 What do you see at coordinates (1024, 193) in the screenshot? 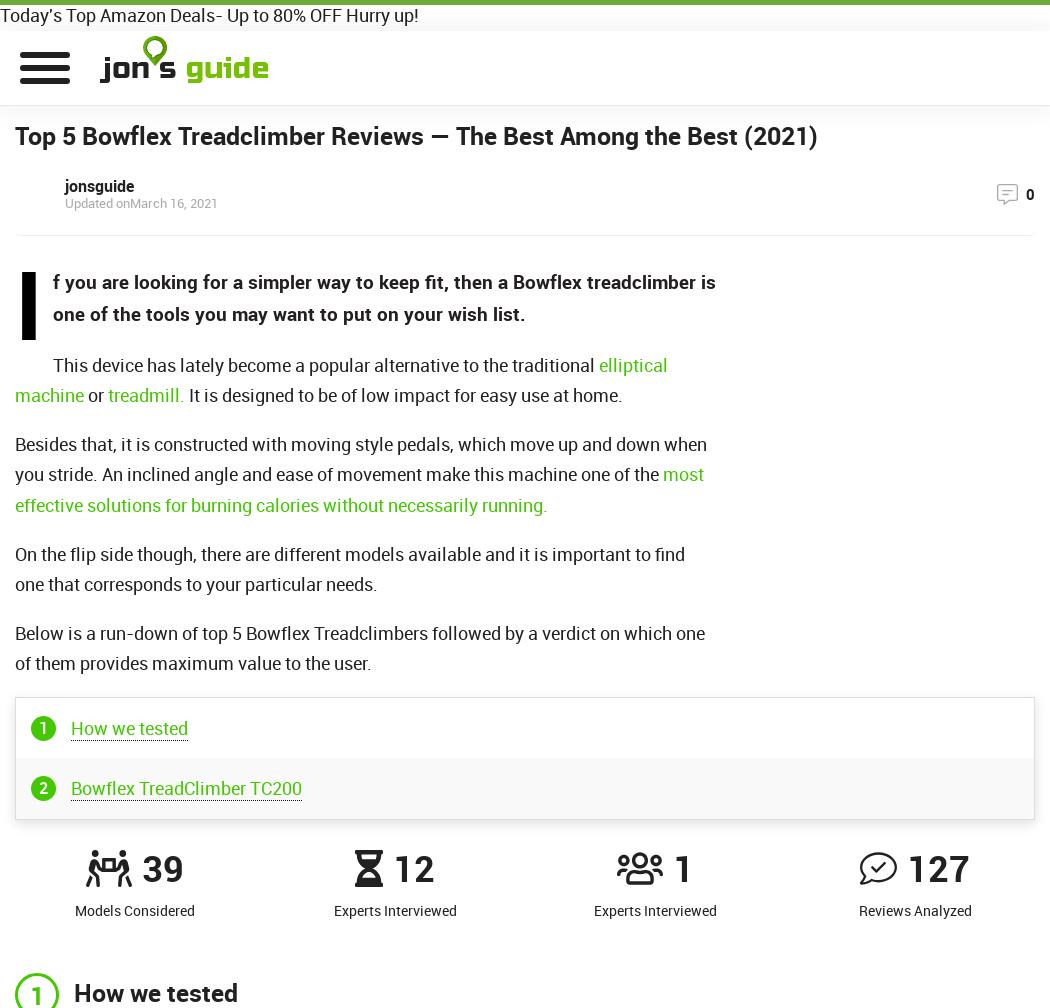
I see `'0'` at bounding box center [1024, 193].